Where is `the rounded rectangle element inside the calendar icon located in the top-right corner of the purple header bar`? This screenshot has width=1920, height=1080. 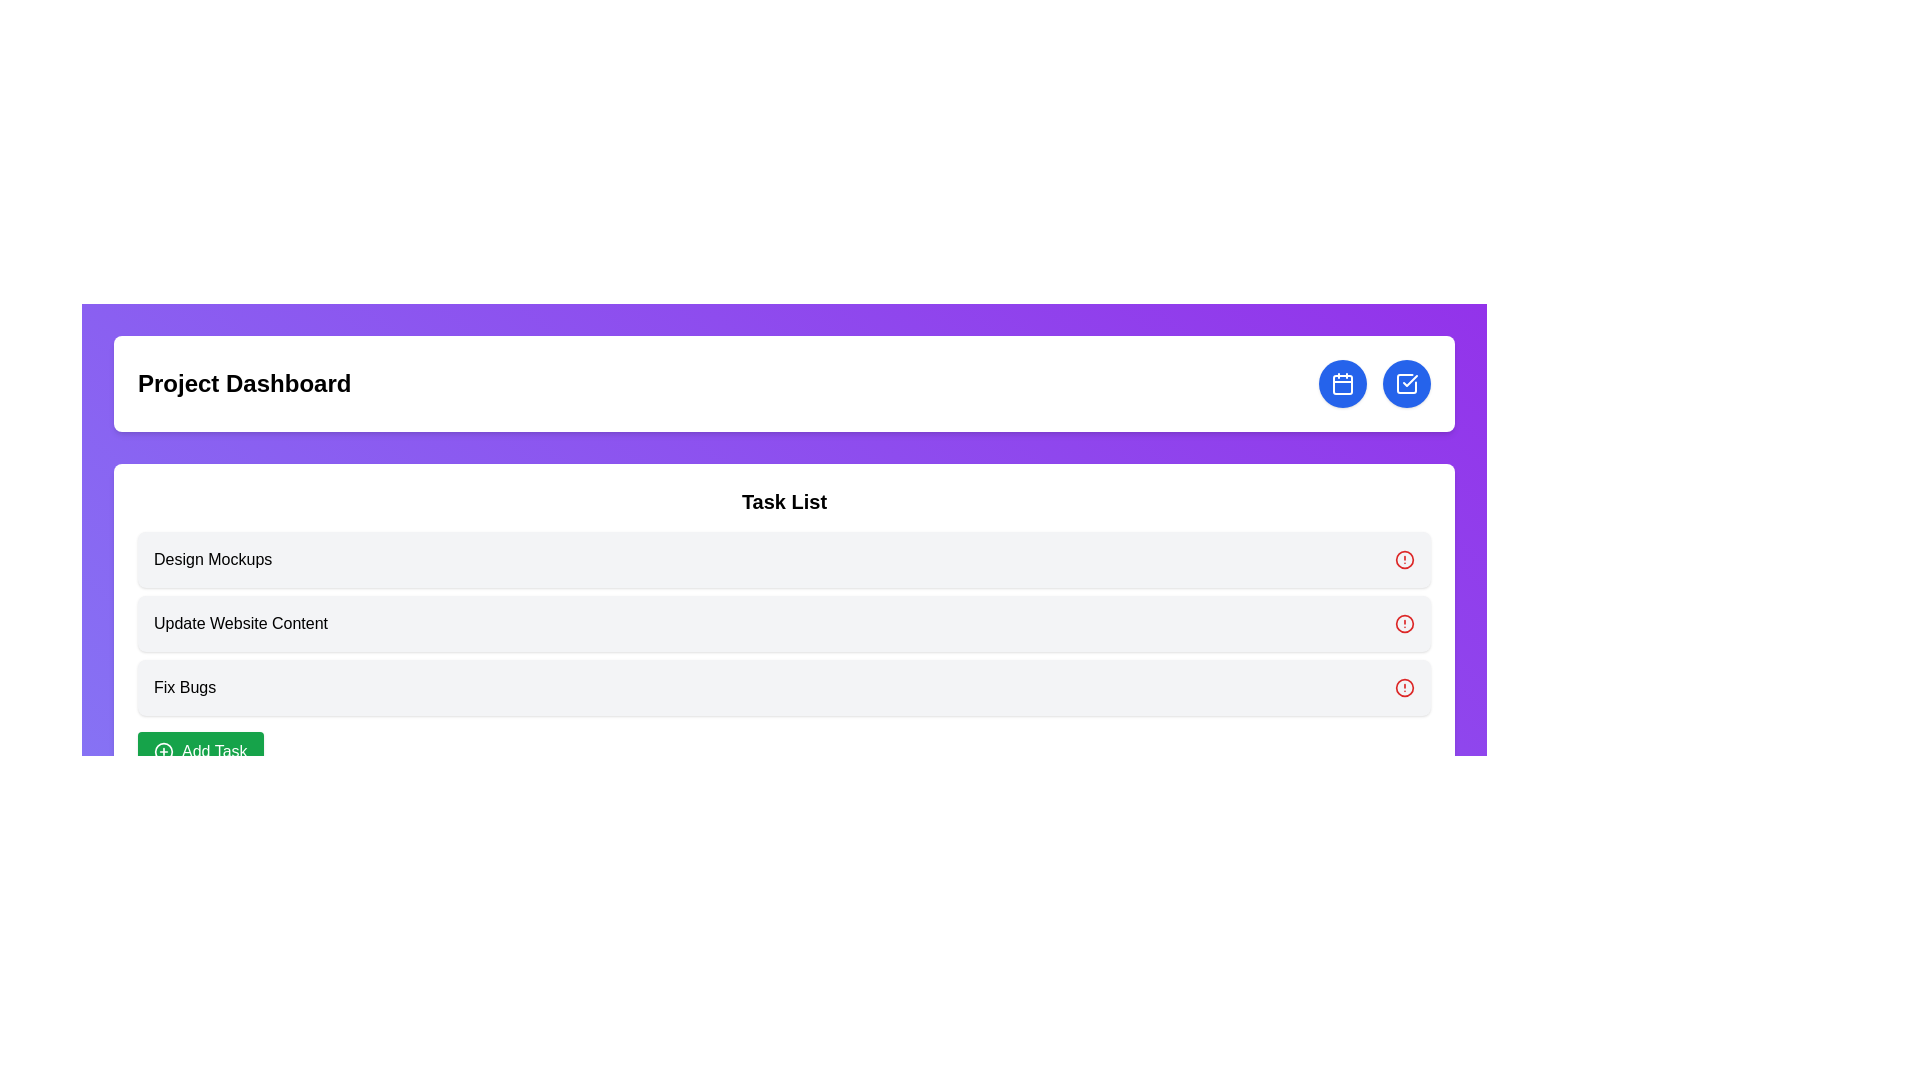
the rounded rectangle element inside the calendar icon located in the top-right corner of the purple header bar is located at coordinates (1343, 385).